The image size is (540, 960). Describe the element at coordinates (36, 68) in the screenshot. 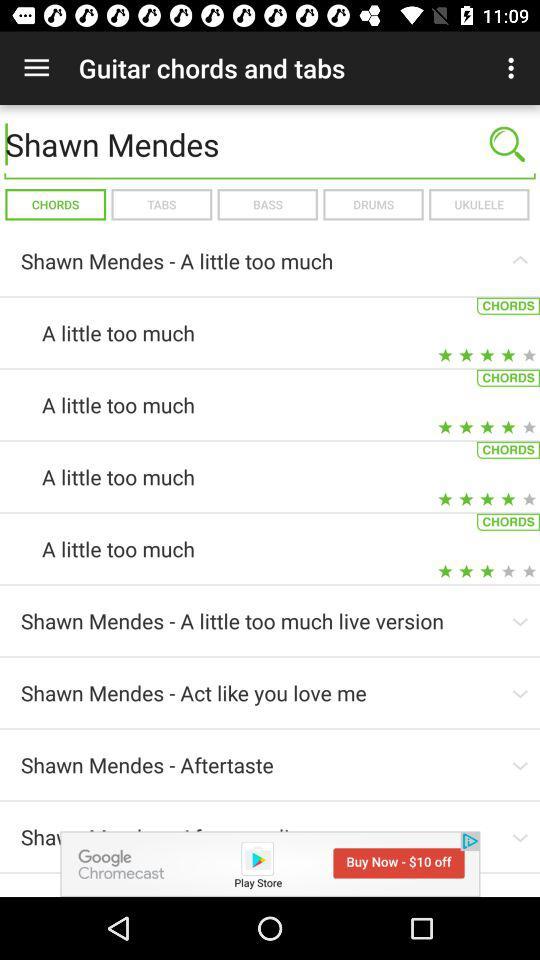

I see `icon above the shawn mendes` at that location.